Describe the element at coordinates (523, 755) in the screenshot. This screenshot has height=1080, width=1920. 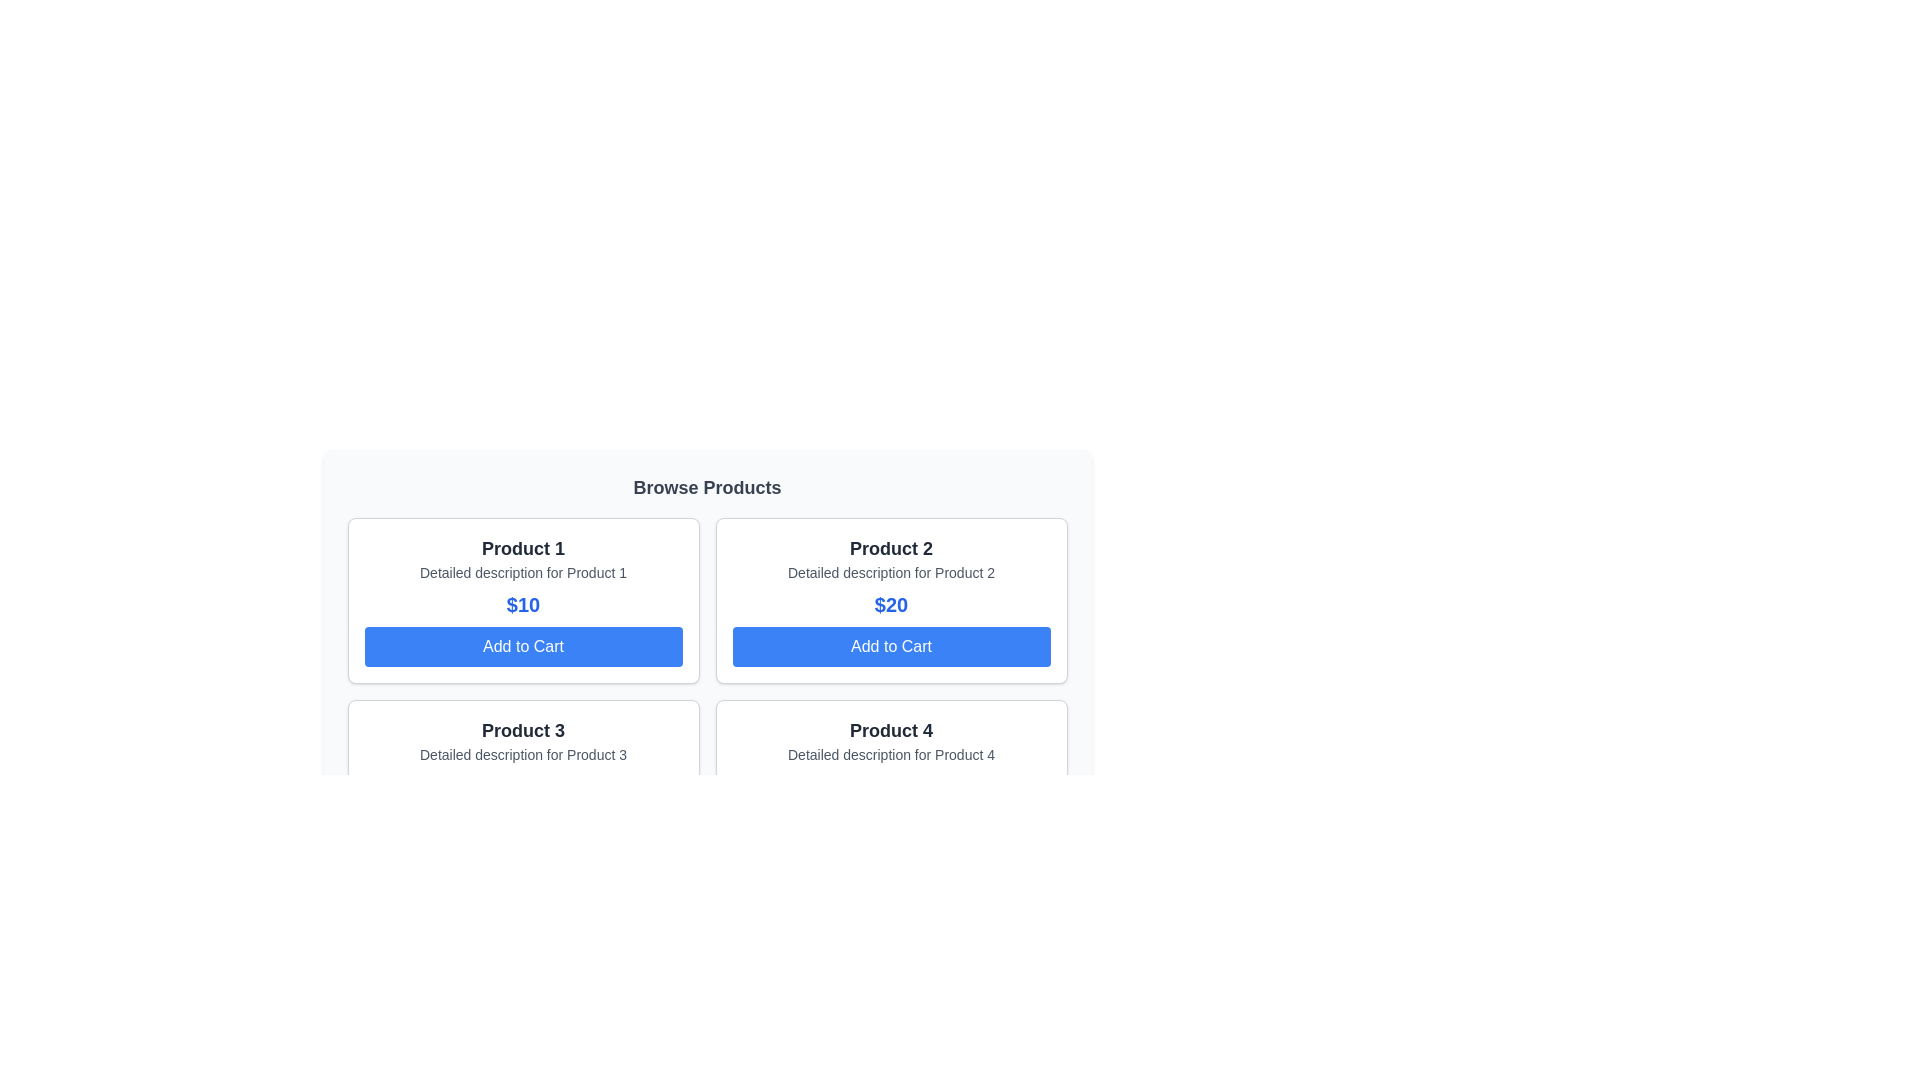
I see `text label that states 'Detailed description for Product 3', which is located below the title 'Product 3' in the lower-left product card` at that location.